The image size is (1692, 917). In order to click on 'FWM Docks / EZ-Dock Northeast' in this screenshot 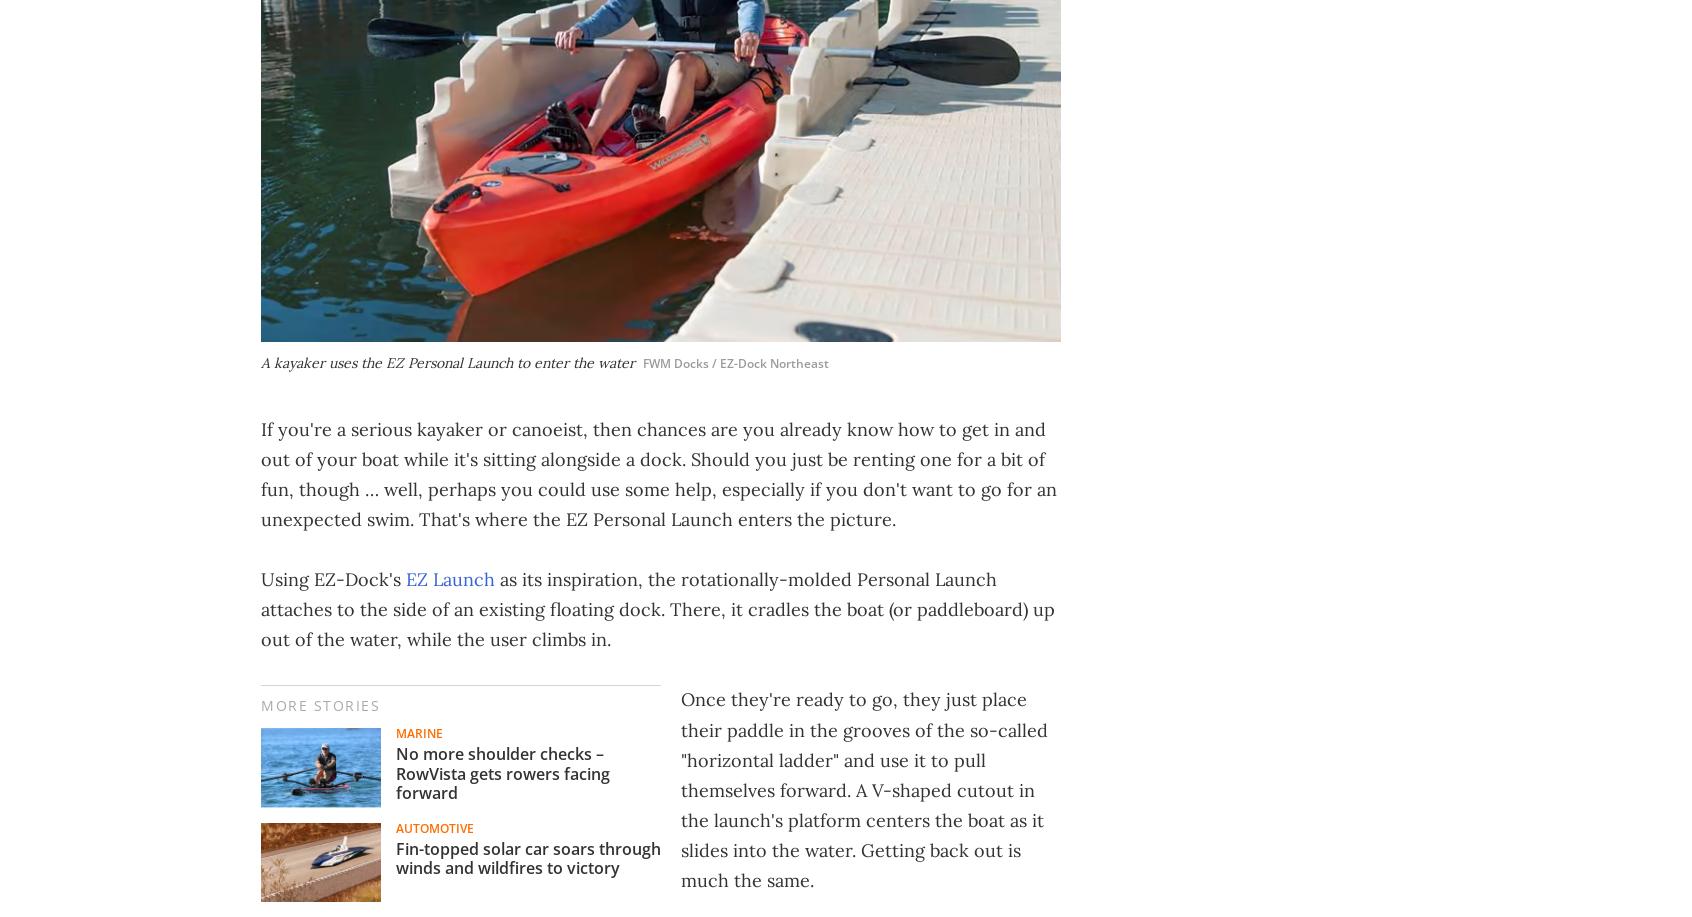, I will do `click(735, 362)`.